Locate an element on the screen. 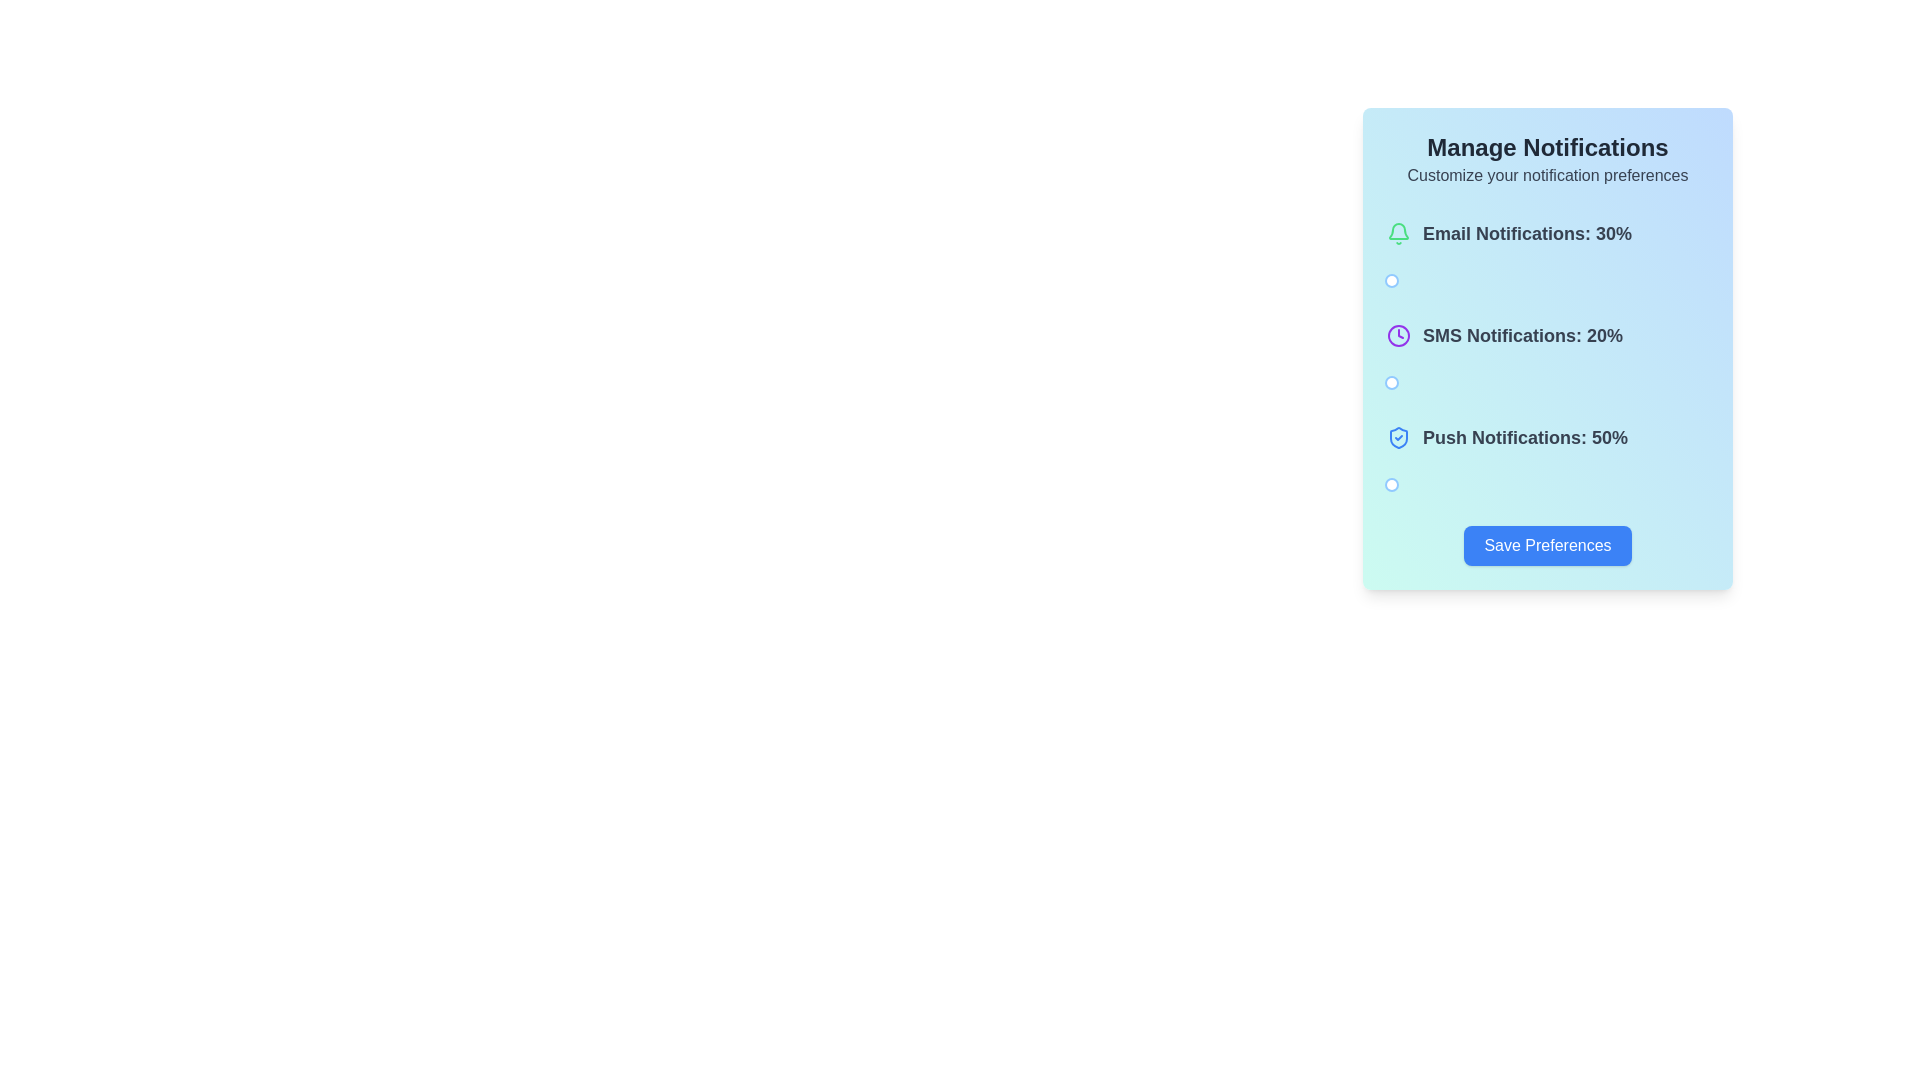 This screenshot has height=1080, width=1920. the text label that reads 'Email Notifications: 30%', which is the first item in the notification settings list, styled in dark gray and positioned to the right of a bell icon is located at coordinates (1526, 233).